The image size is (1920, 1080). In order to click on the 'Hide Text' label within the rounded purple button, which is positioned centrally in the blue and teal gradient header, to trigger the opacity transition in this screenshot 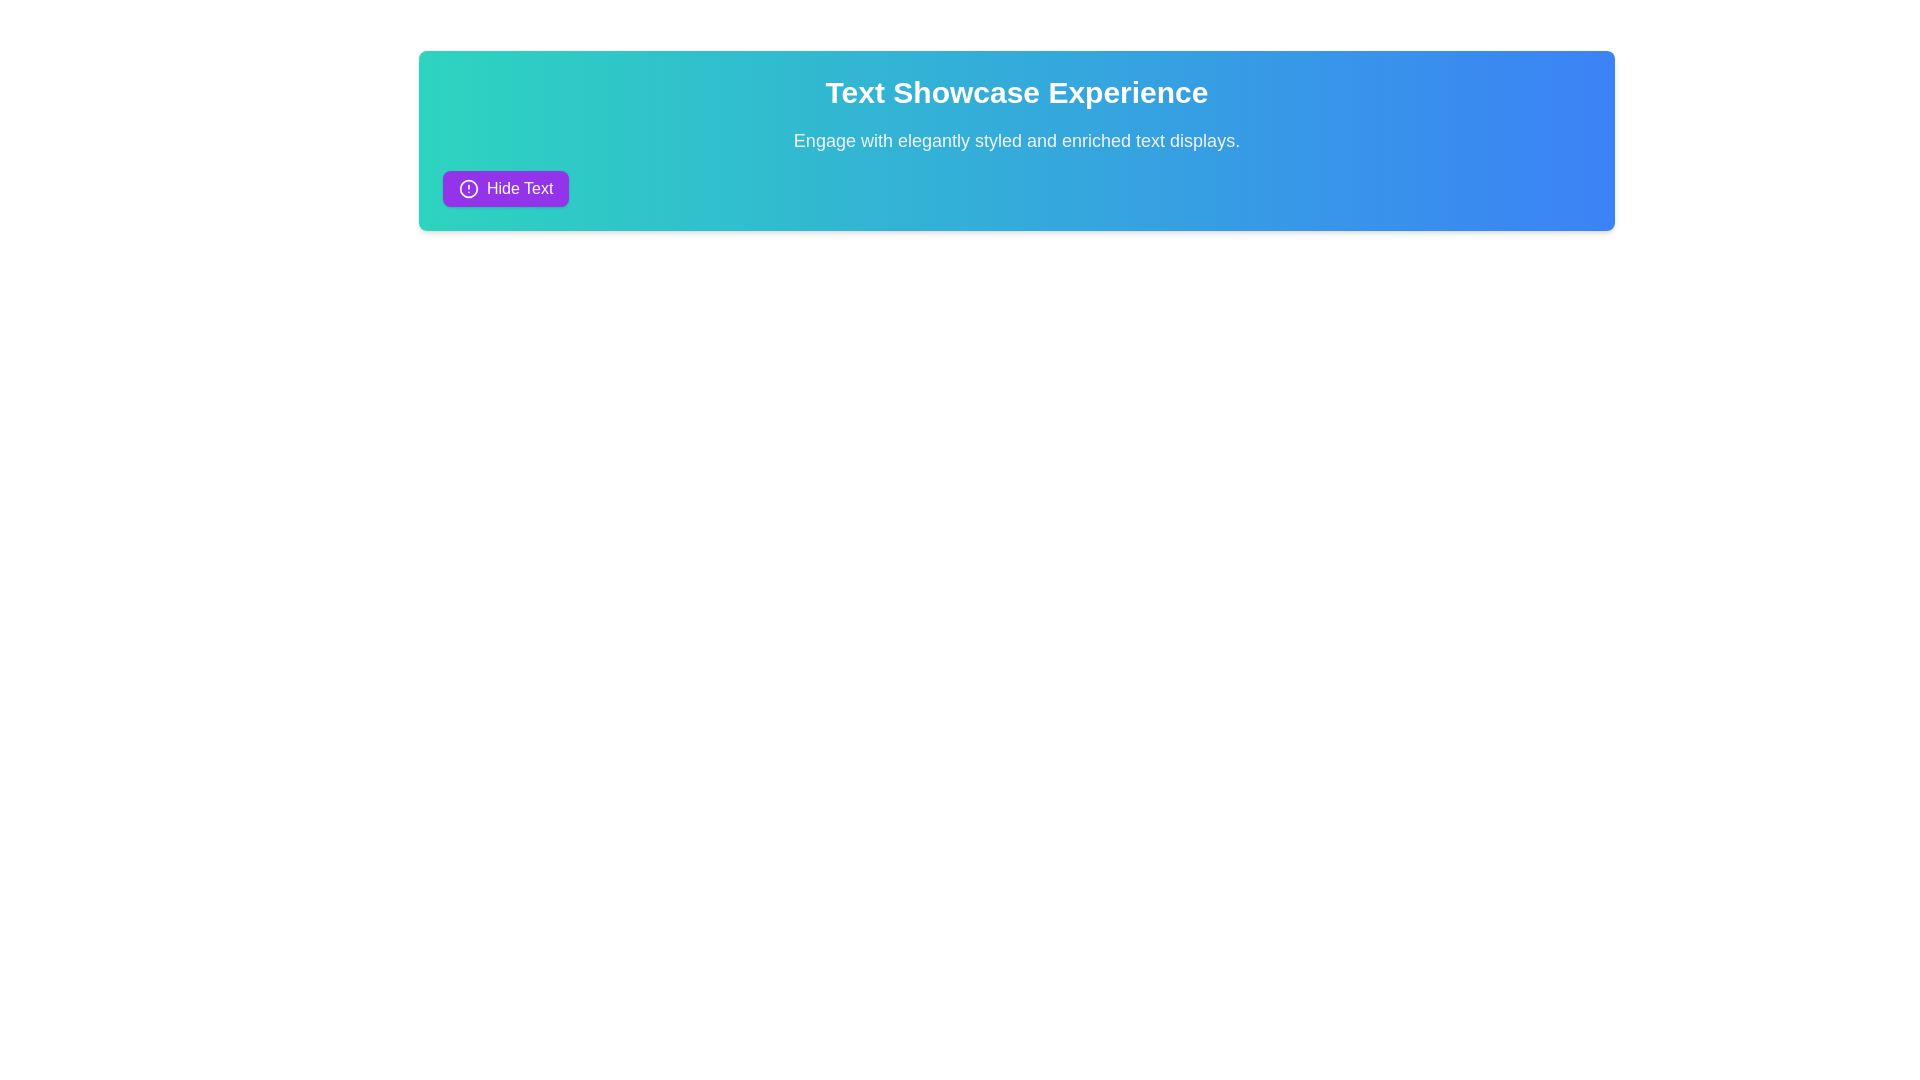, I will do `click(520, 189)`.